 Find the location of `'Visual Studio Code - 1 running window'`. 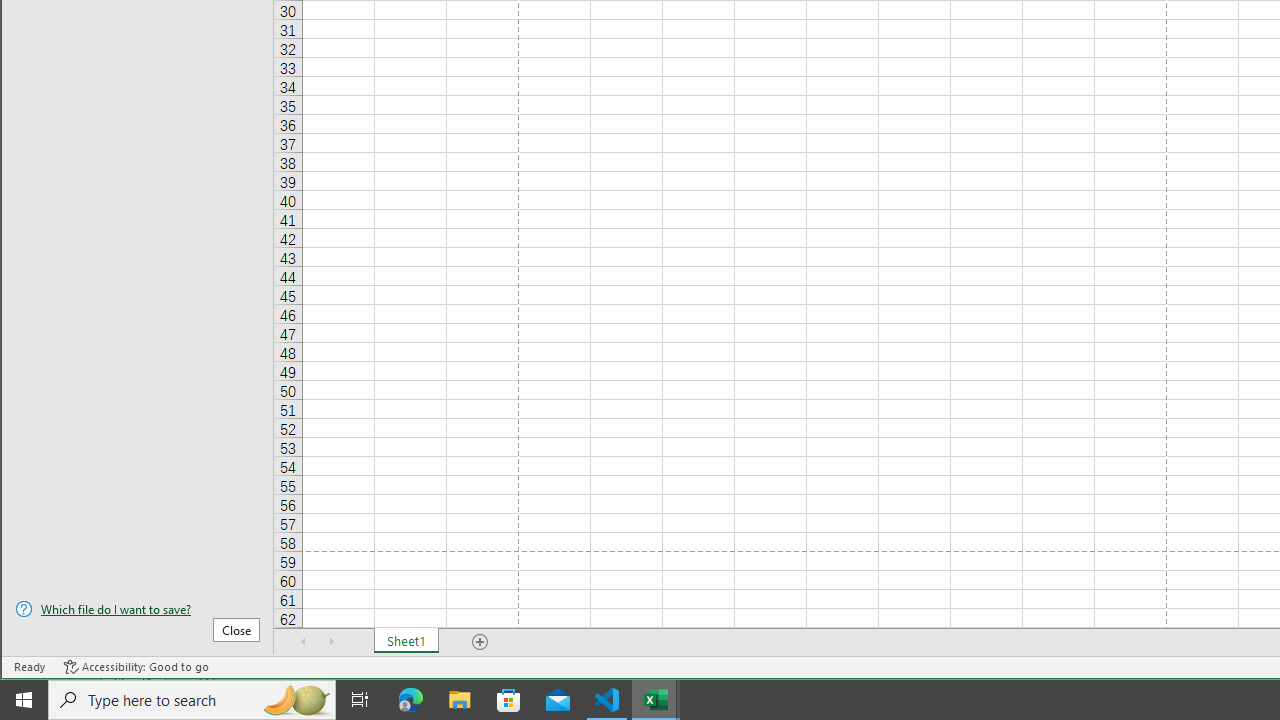

'Visual Studio Code - 1 running window' is located at coordinates (606, 698).